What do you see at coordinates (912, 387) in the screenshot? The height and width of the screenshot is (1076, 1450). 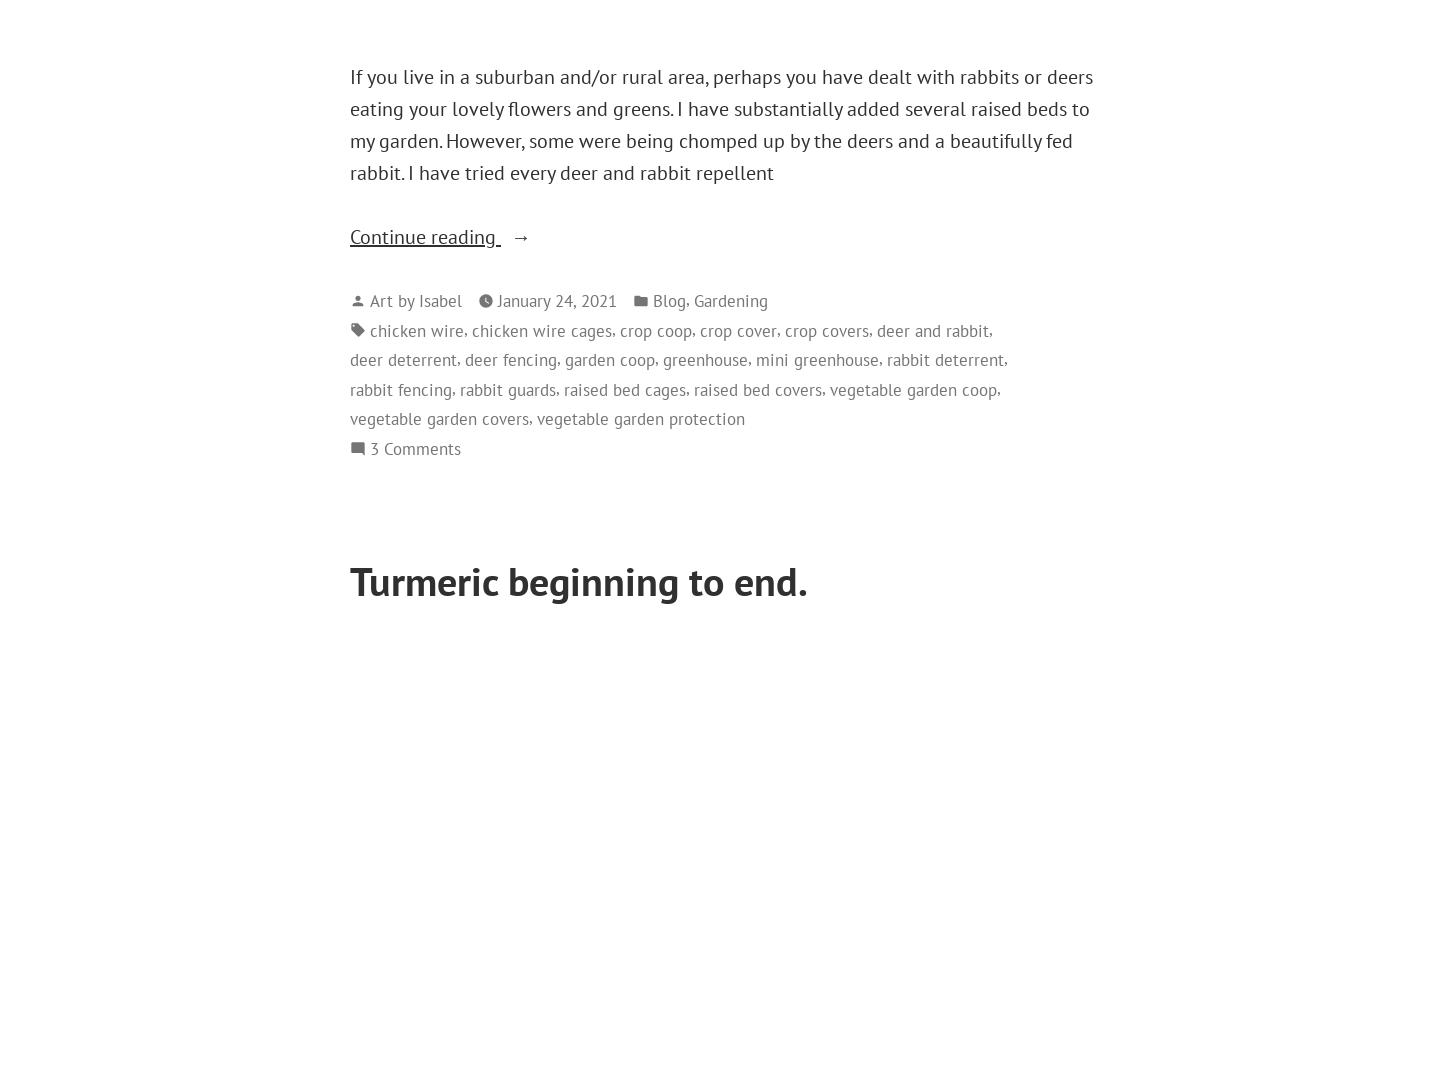 I see `'vegetable garden coop'` at bounding box center [912, 387].